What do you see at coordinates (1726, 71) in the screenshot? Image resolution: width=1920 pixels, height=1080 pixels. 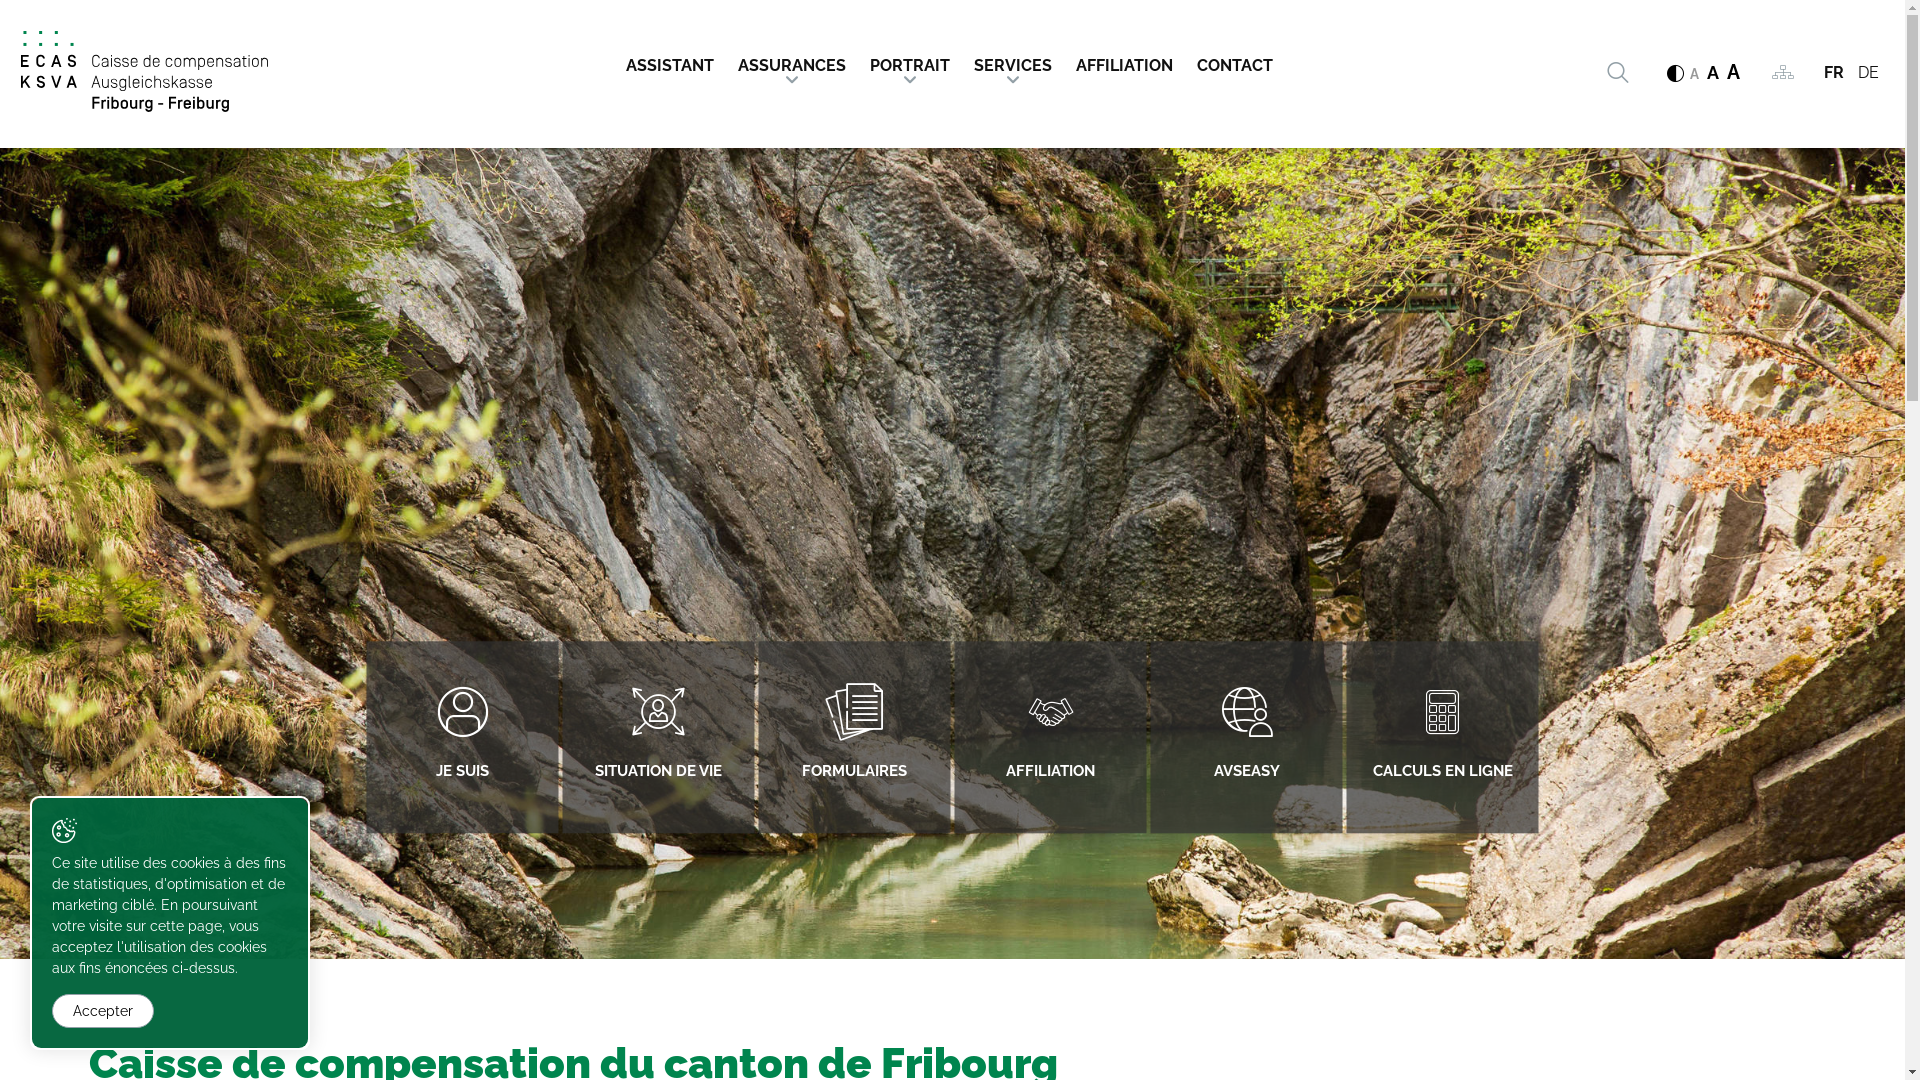 I see `'A'` at bounding box center [1726, 71].